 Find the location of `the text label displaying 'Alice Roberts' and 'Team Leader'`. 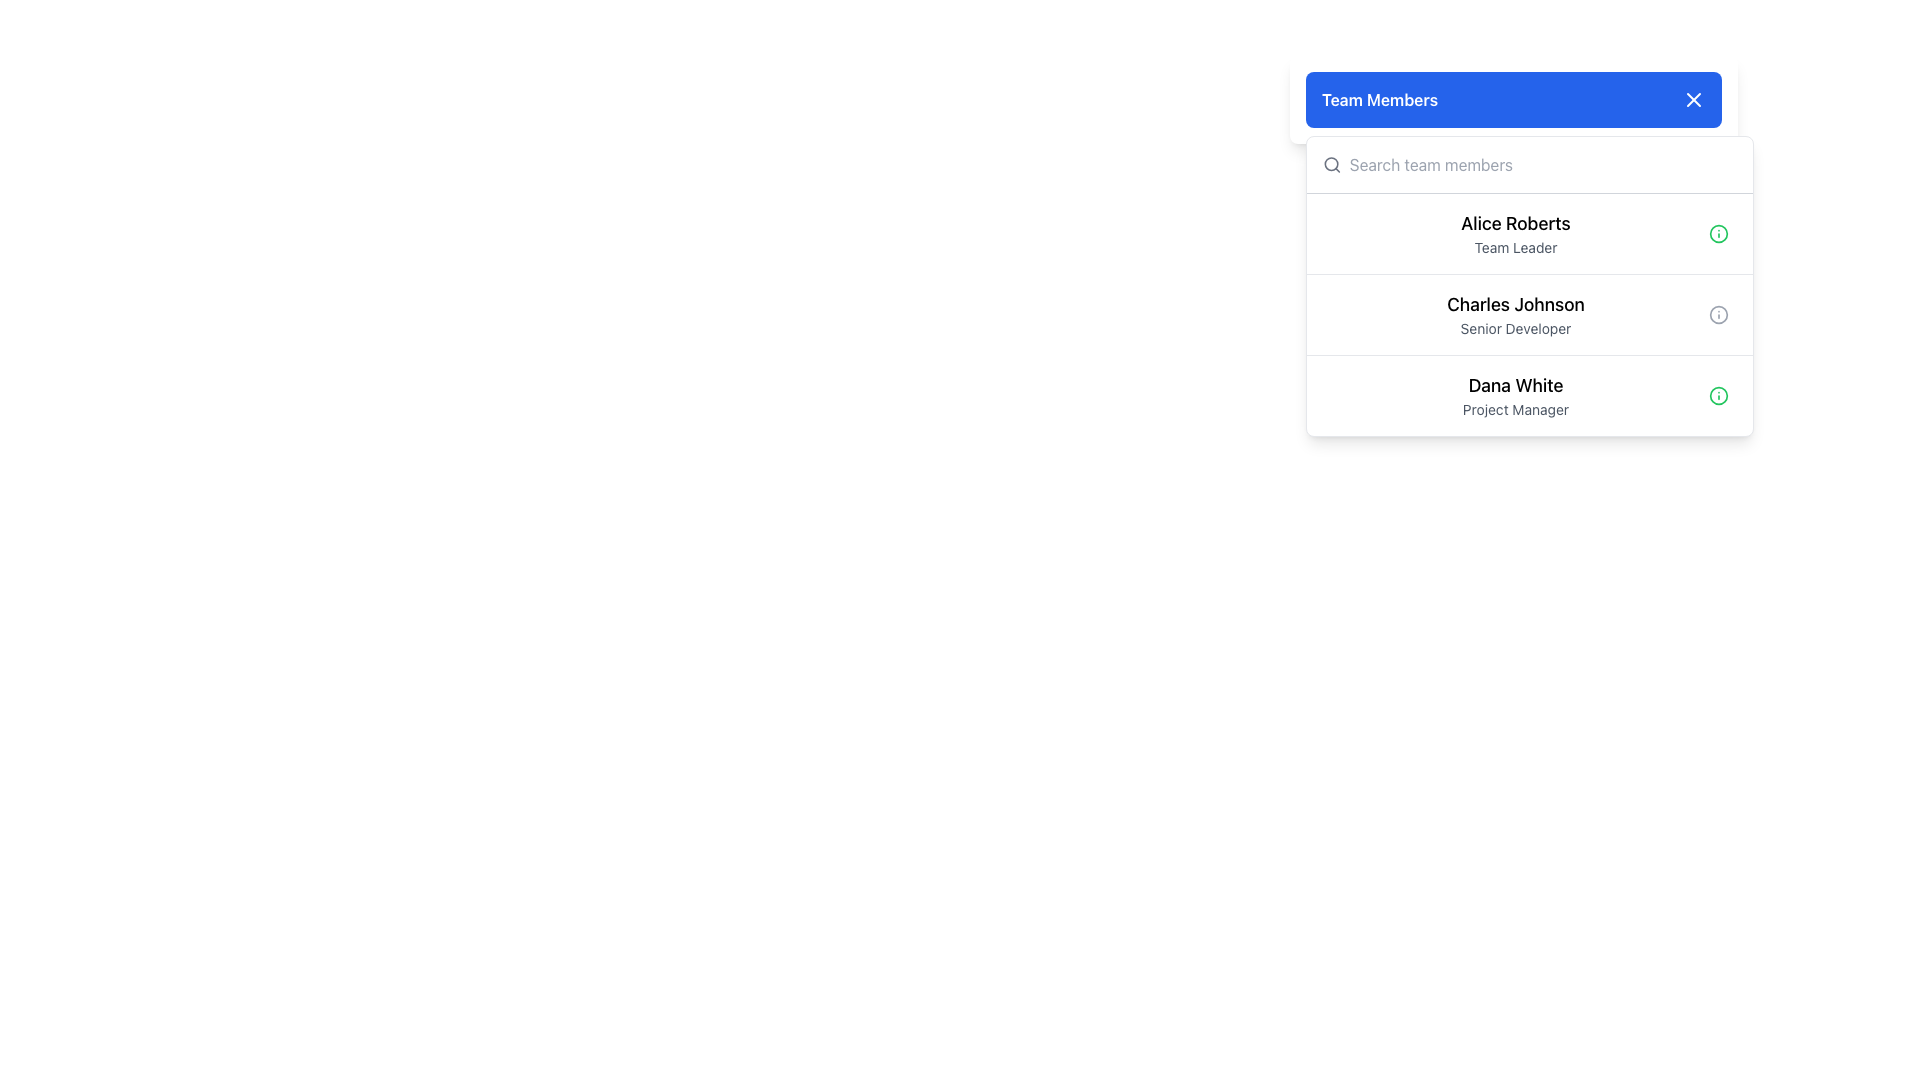

the text label displaying 'Alice Roberts' and 'Team Leader' is located at coordinates (1516, 233).